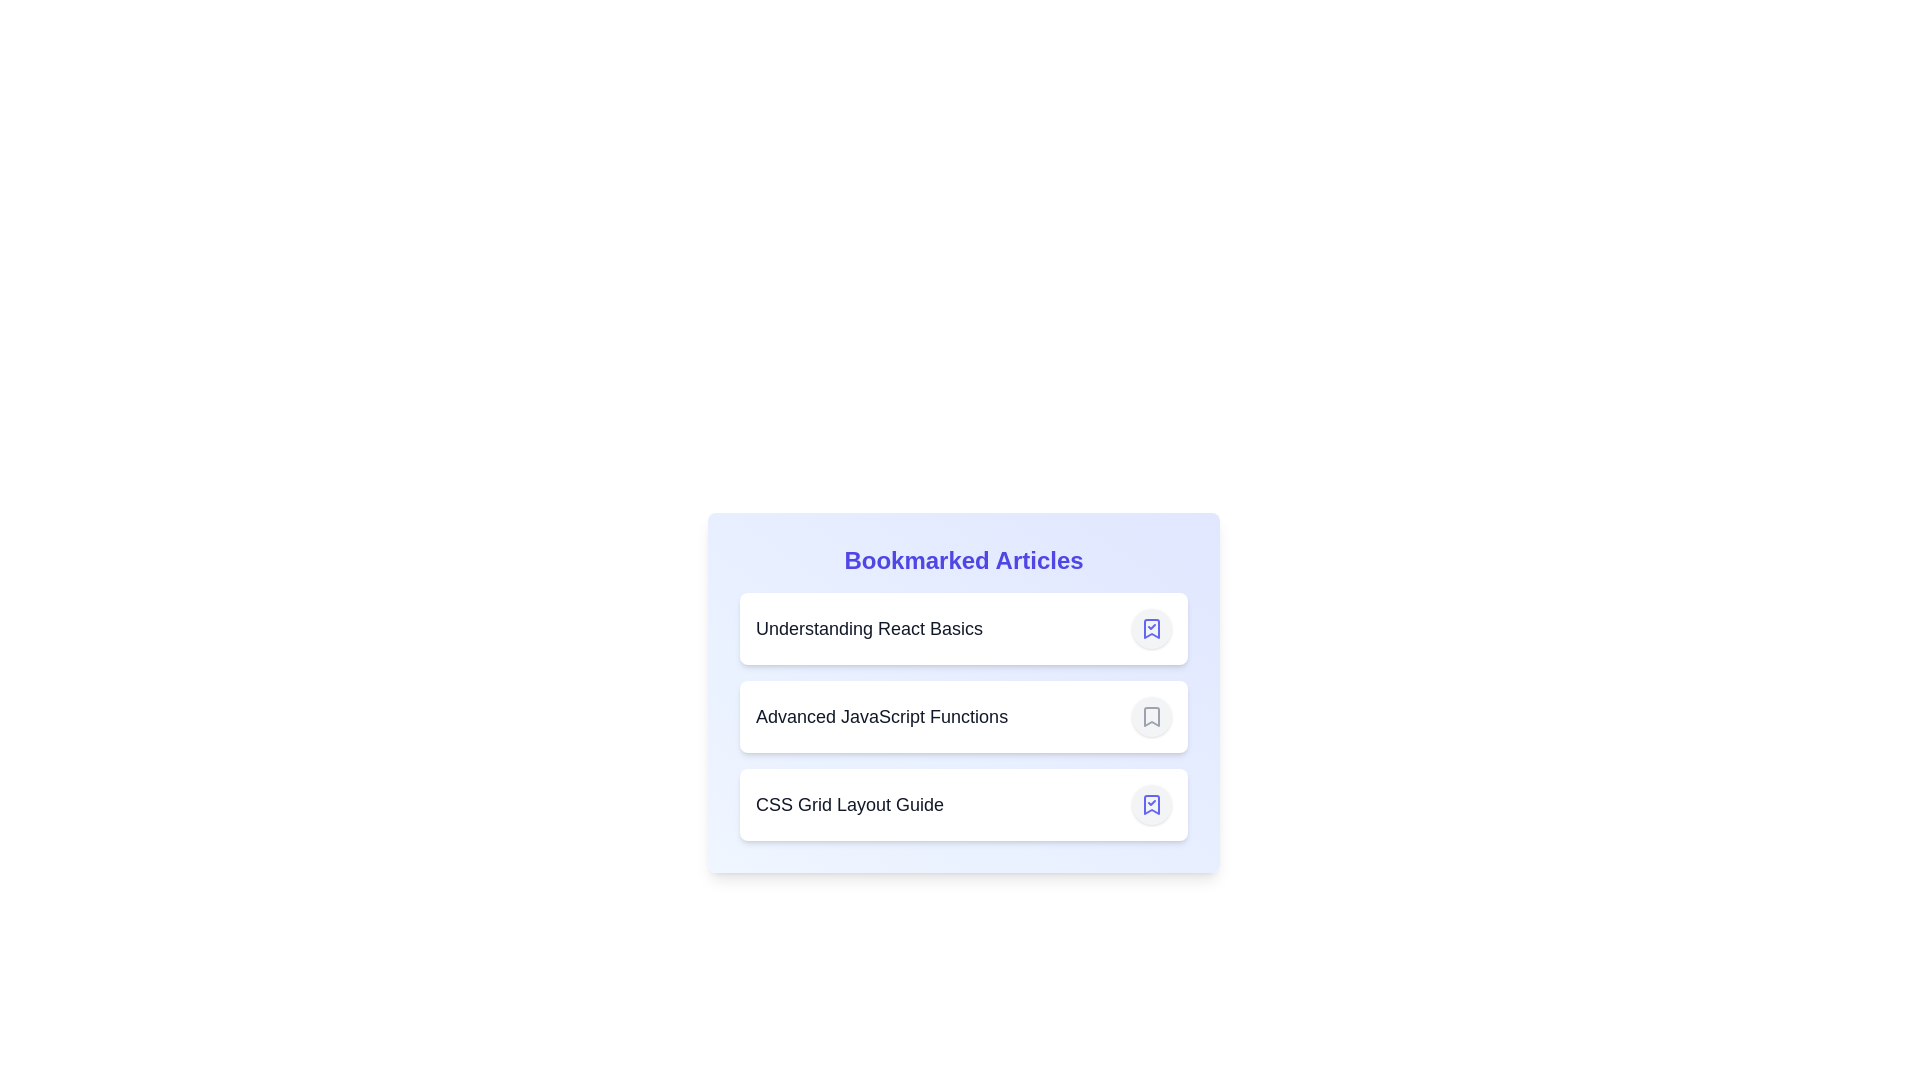 The width and height of the screenshot is (1920, 1080). I want to click on the article item titled CSS Grid Layout Guide, so click(964, 804).